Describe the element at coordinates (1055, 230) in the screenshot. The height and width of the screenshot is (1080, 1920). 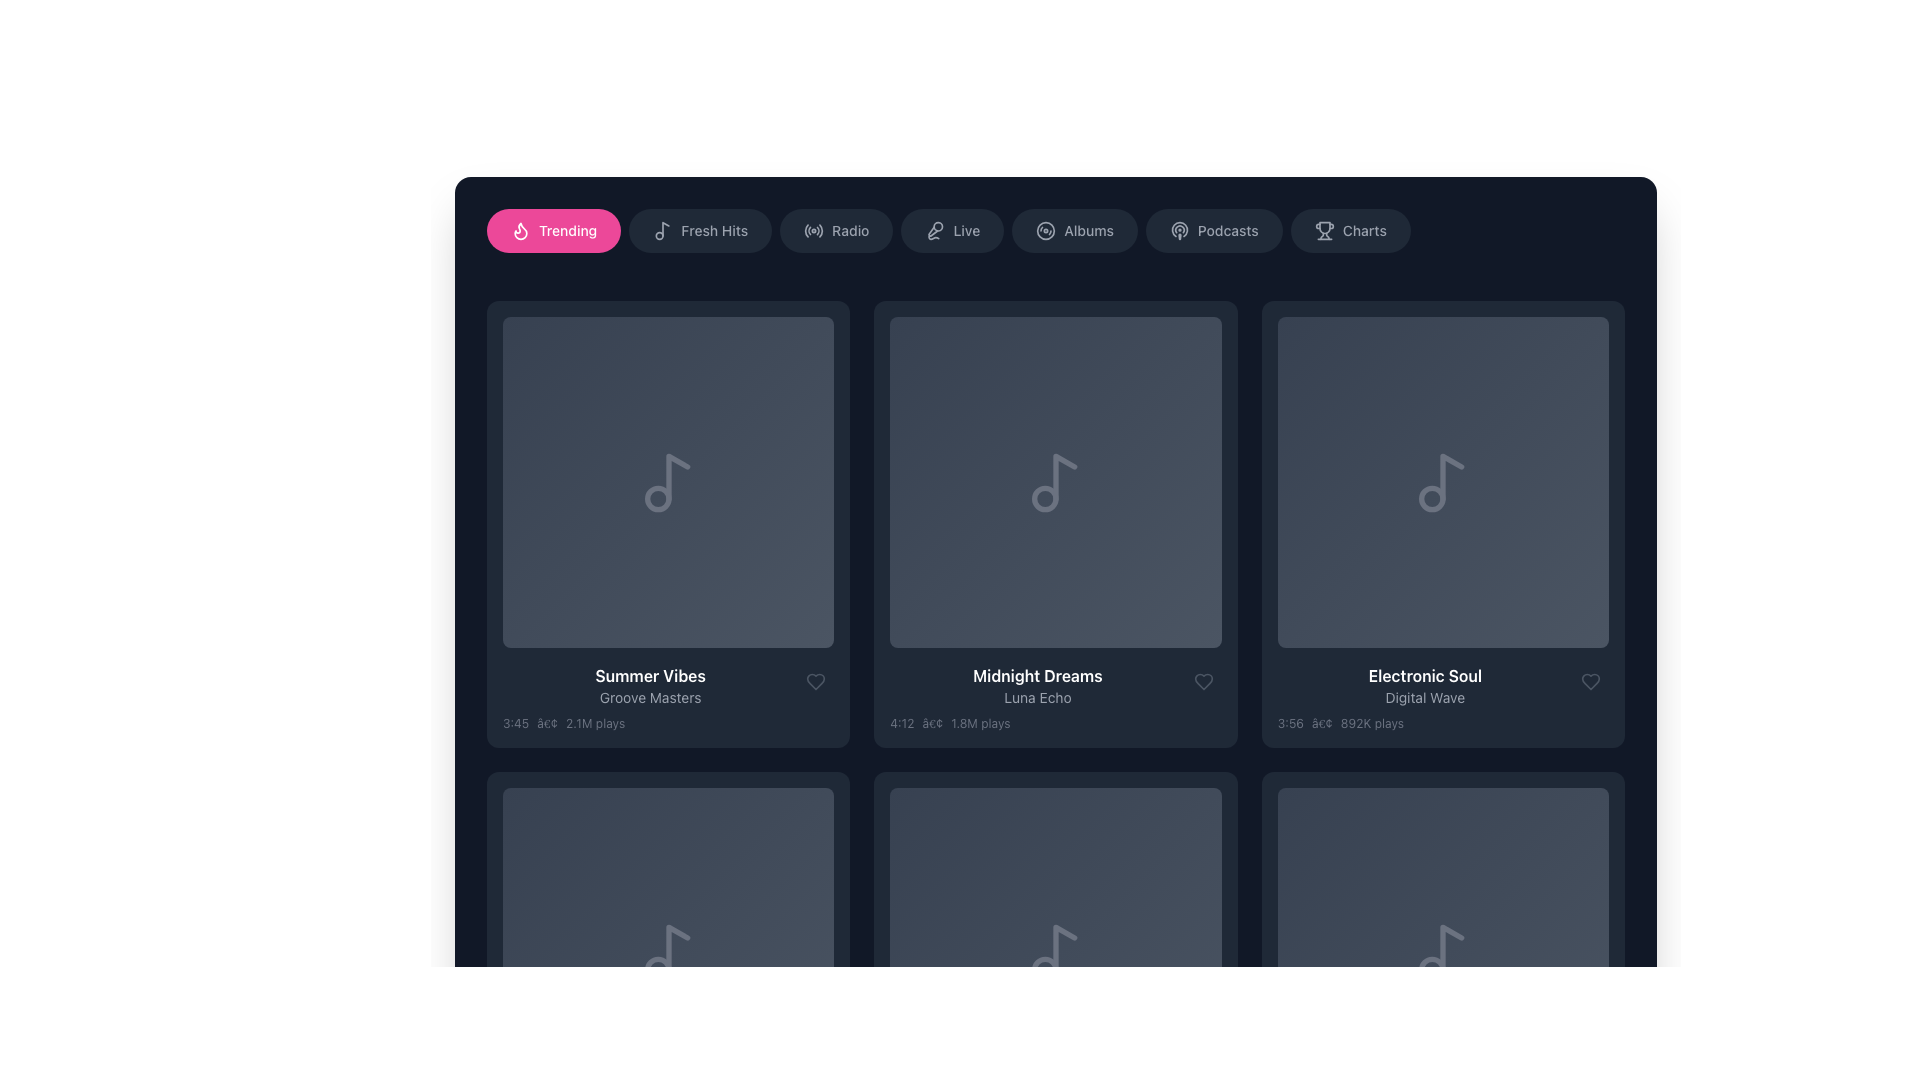
I see `the 'Albums' interactive button, which has a dark gray rounded background and is the 5th item in the horizontal menu bar` at that location.